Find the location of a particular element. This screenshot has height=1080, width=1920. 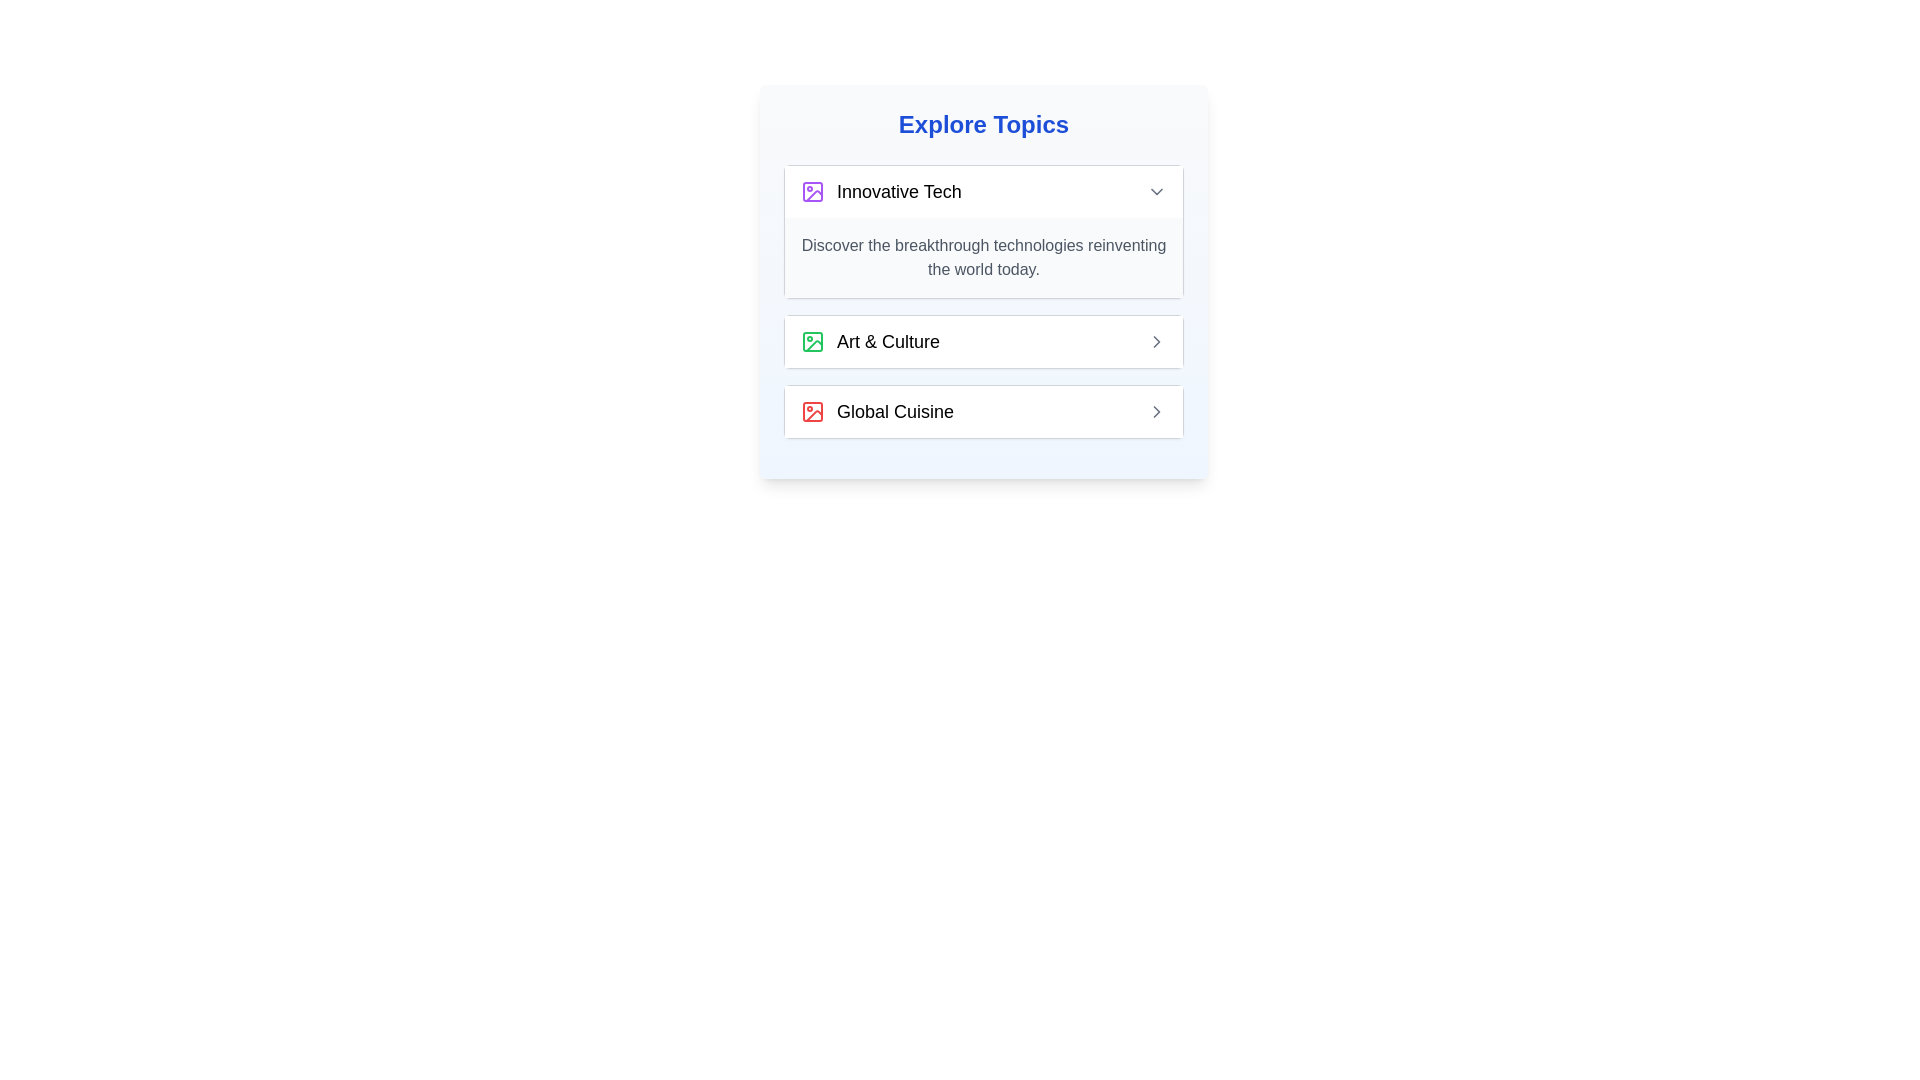

the chevron icon located on the far-right side of the 'Art & Culture' list item is located at coordinates (1156, 341).